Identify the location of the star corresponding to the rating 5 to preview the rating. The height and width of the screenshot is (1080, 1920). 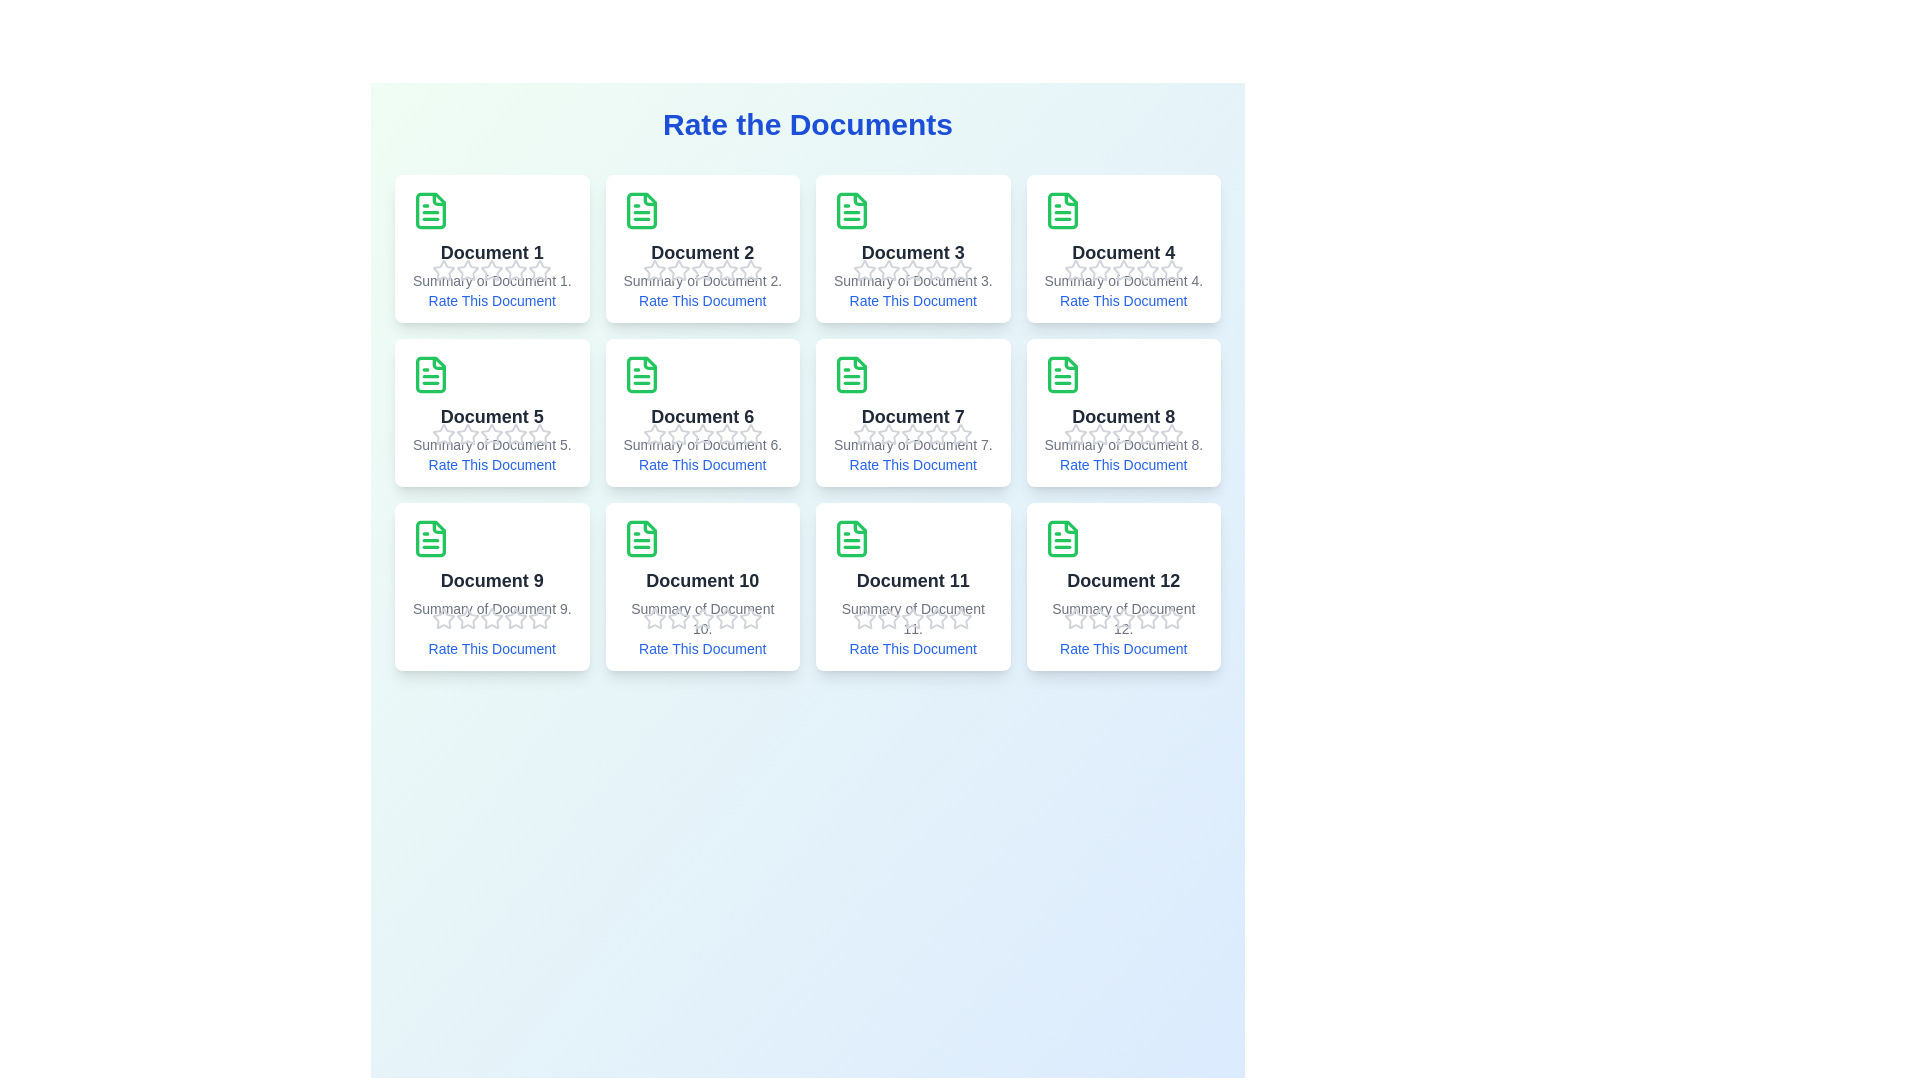
(540, 270).